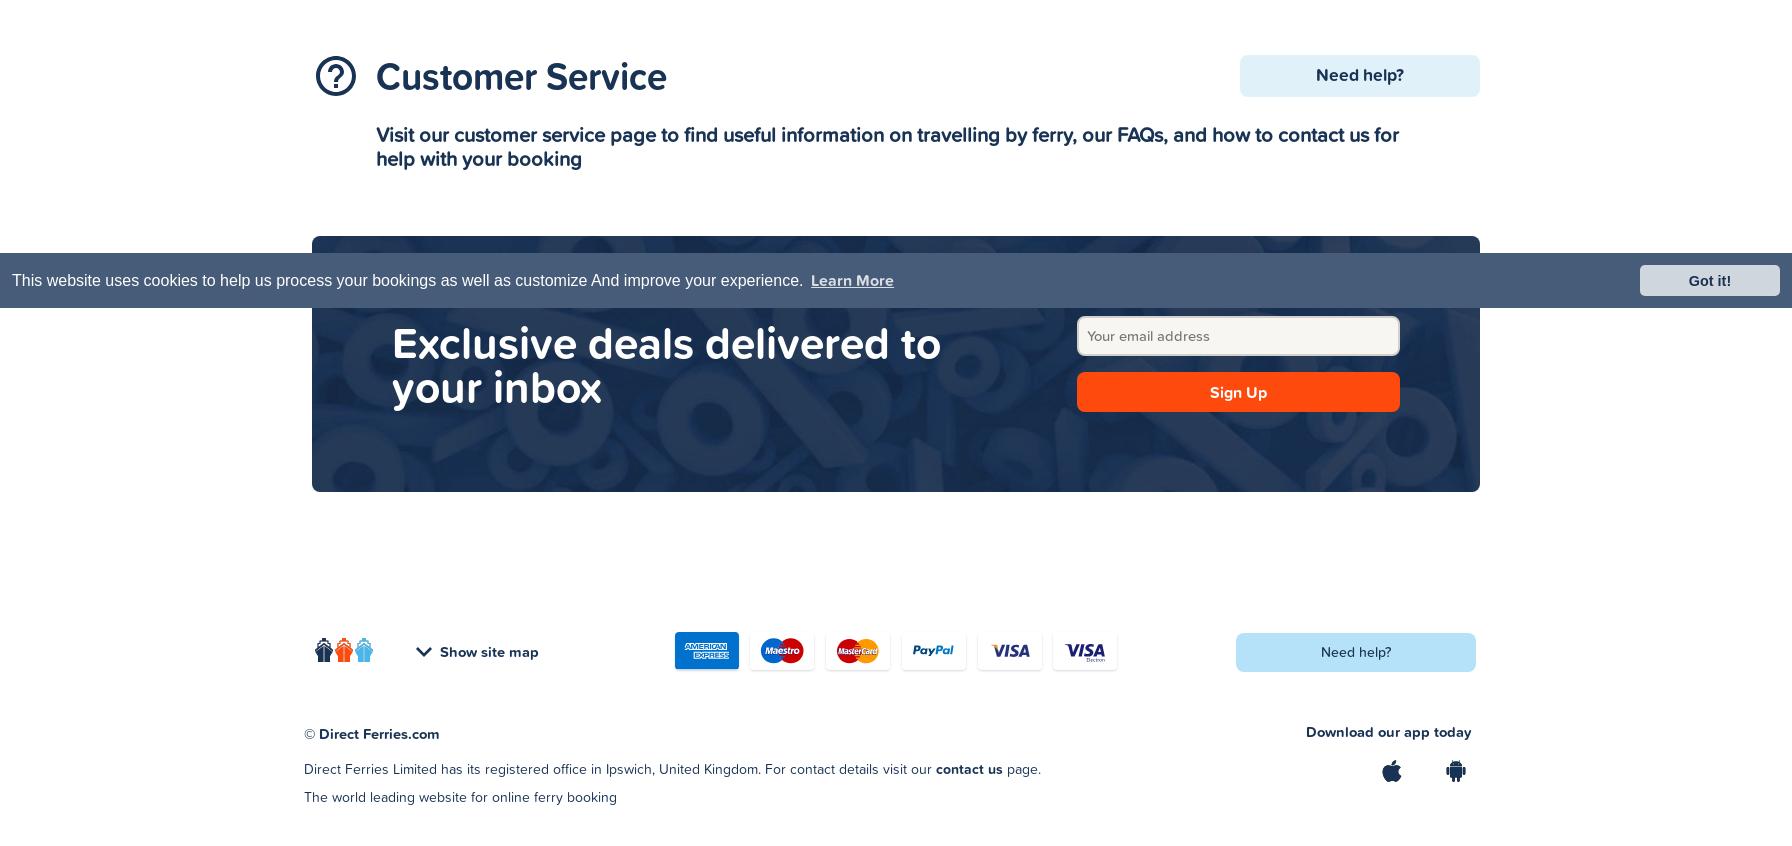 The width and height of the screenshot is (1792, 846). What do you see at coordinates (968, 768) in the screenshot?
I see `'contact us'` at bounding box center [968, 768].